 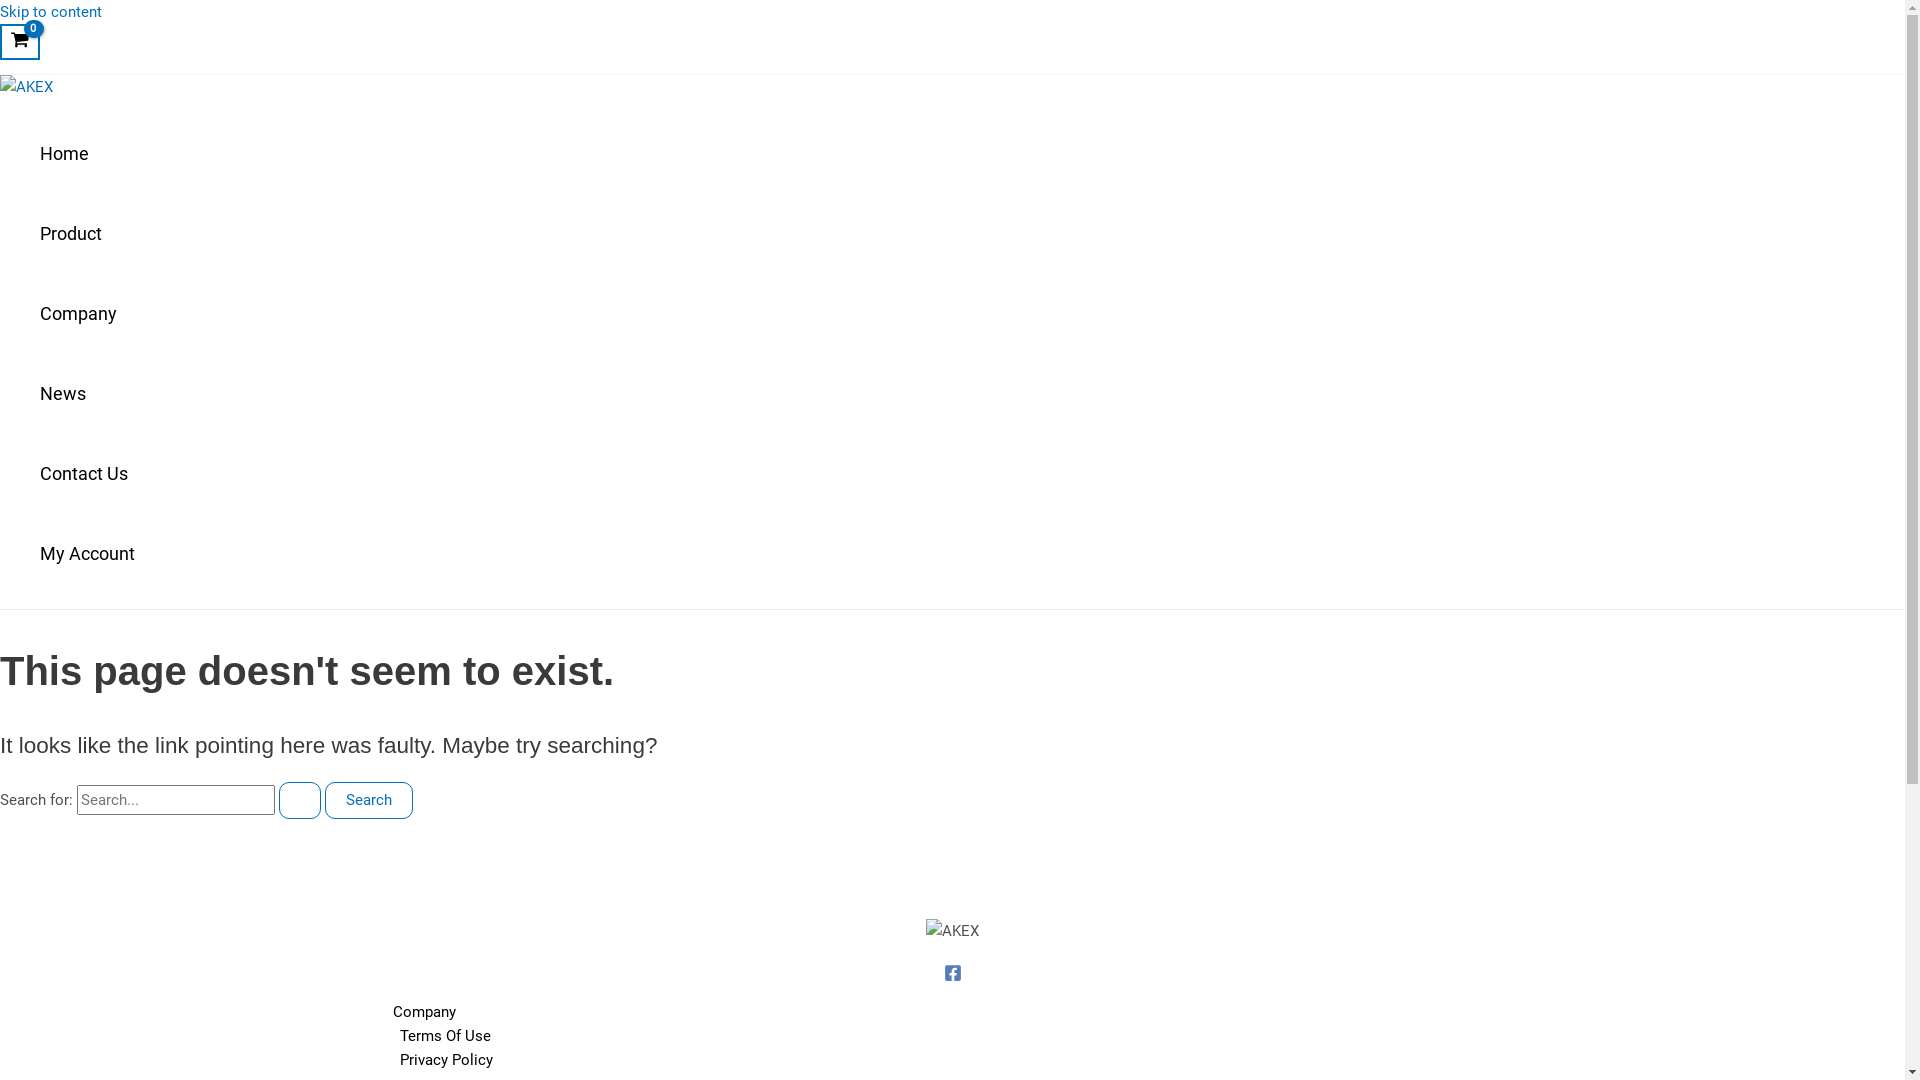 I want to click on 'My Account', so click(x=86, y=554).